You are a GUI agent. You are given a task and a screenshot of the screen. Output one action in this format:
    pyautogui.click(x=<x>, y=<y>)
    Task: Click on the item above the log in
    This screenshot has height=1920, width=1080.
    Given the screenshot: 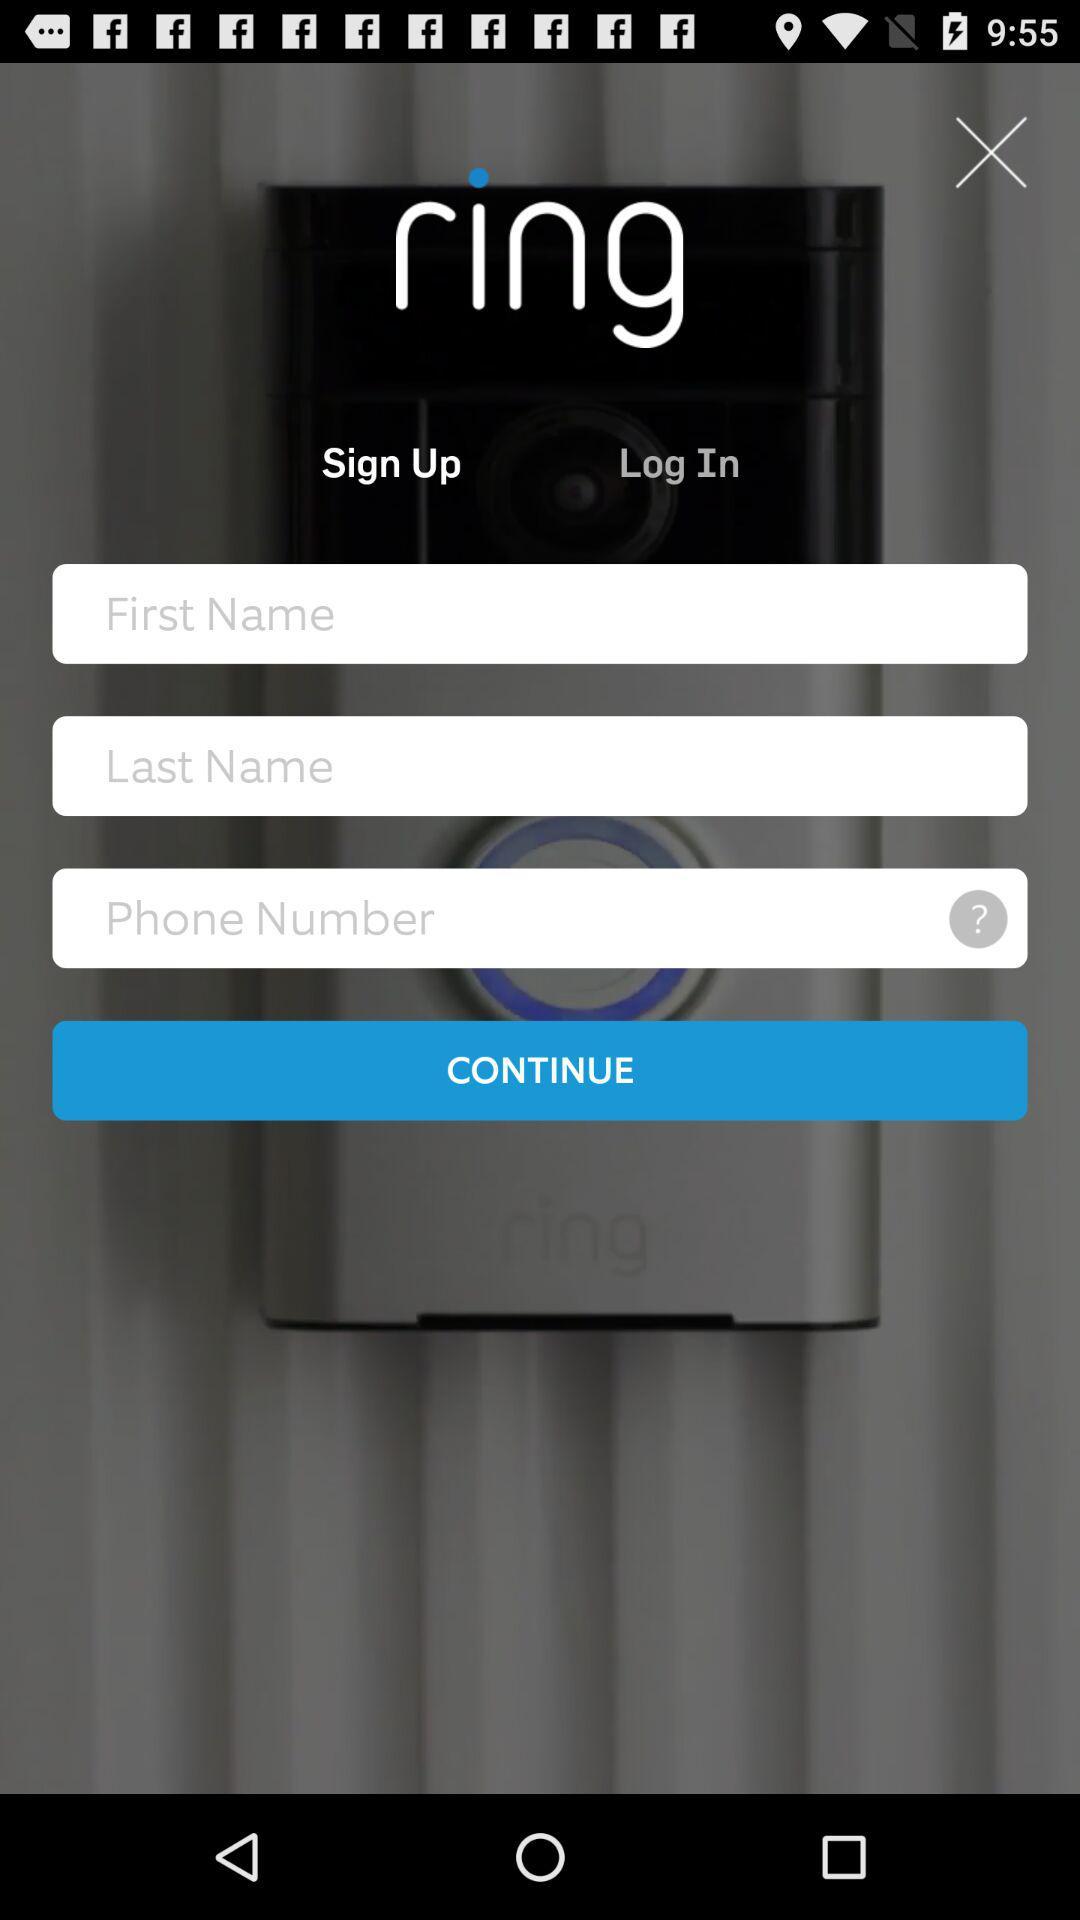 What is the action you would take?
    pyautogui.click(x=990, y=151)
    